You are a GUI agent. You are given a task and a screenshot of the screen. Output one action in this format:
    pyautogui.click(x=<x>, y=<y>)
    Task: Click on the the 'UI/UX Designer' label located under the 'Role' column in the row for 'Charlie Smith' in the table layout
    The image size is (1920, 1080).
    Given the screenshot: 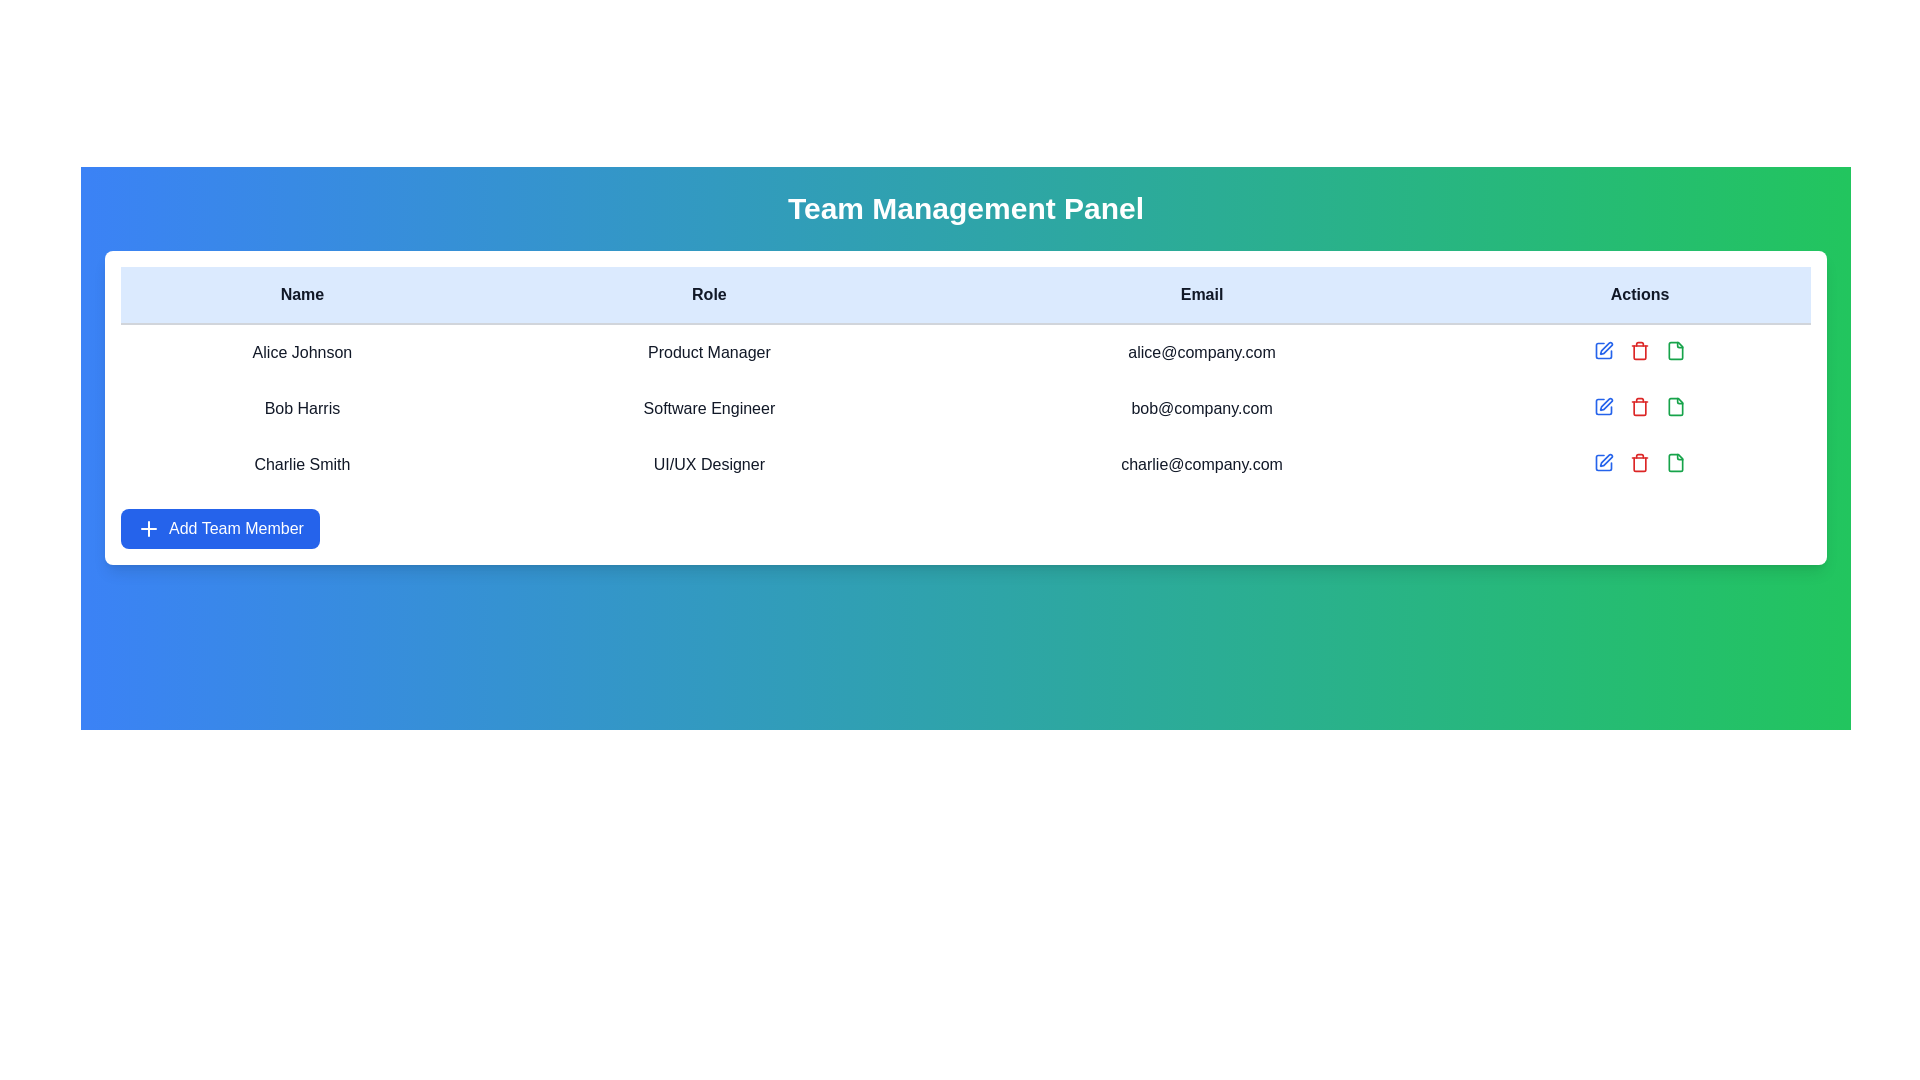 What is the action you would take?
    pyautogui.click(x=709, y=465)
    